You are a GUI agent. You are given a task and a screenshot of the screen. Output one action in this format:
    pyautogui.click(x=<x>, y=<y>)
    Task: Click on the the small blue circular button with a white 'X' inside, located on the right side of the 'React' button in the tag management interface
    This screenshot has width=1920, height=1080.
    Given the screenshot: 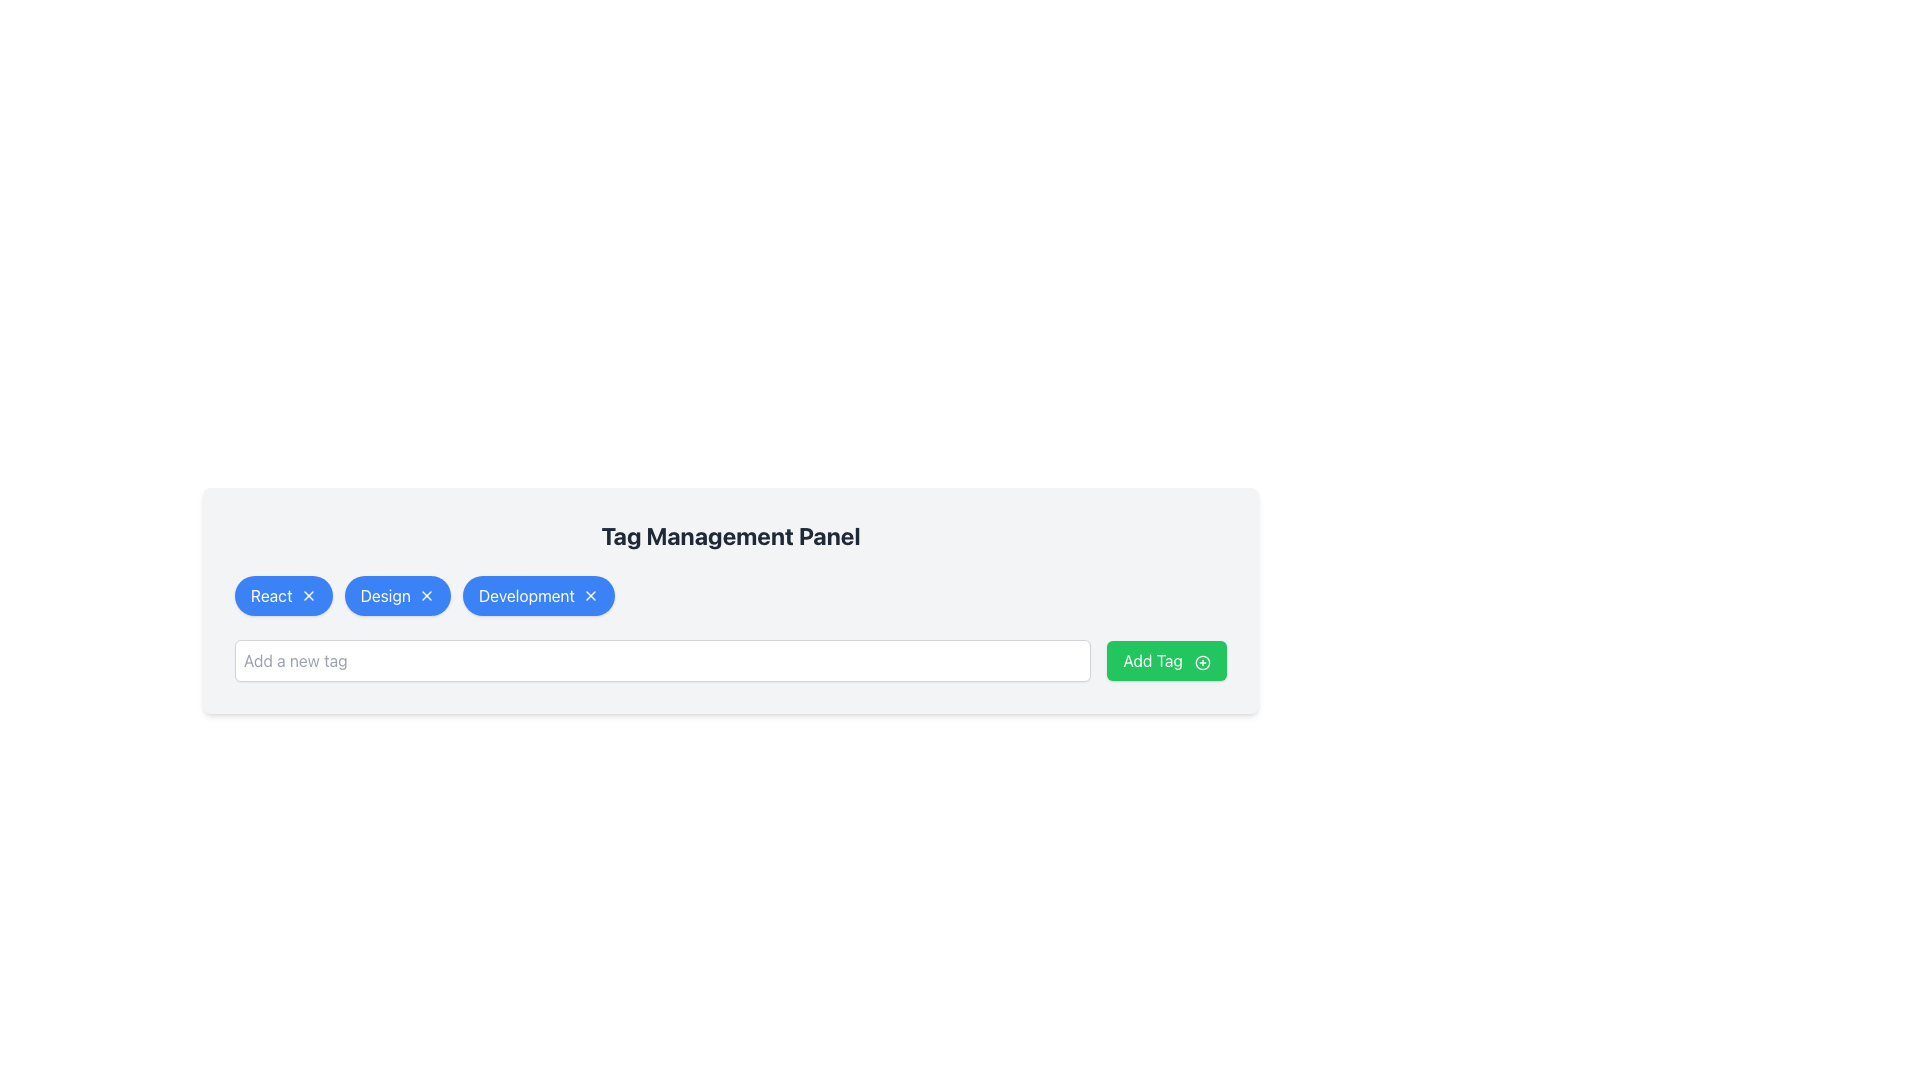 What is the action you would take?
    pyautogui.click(x=307, y=595)
    